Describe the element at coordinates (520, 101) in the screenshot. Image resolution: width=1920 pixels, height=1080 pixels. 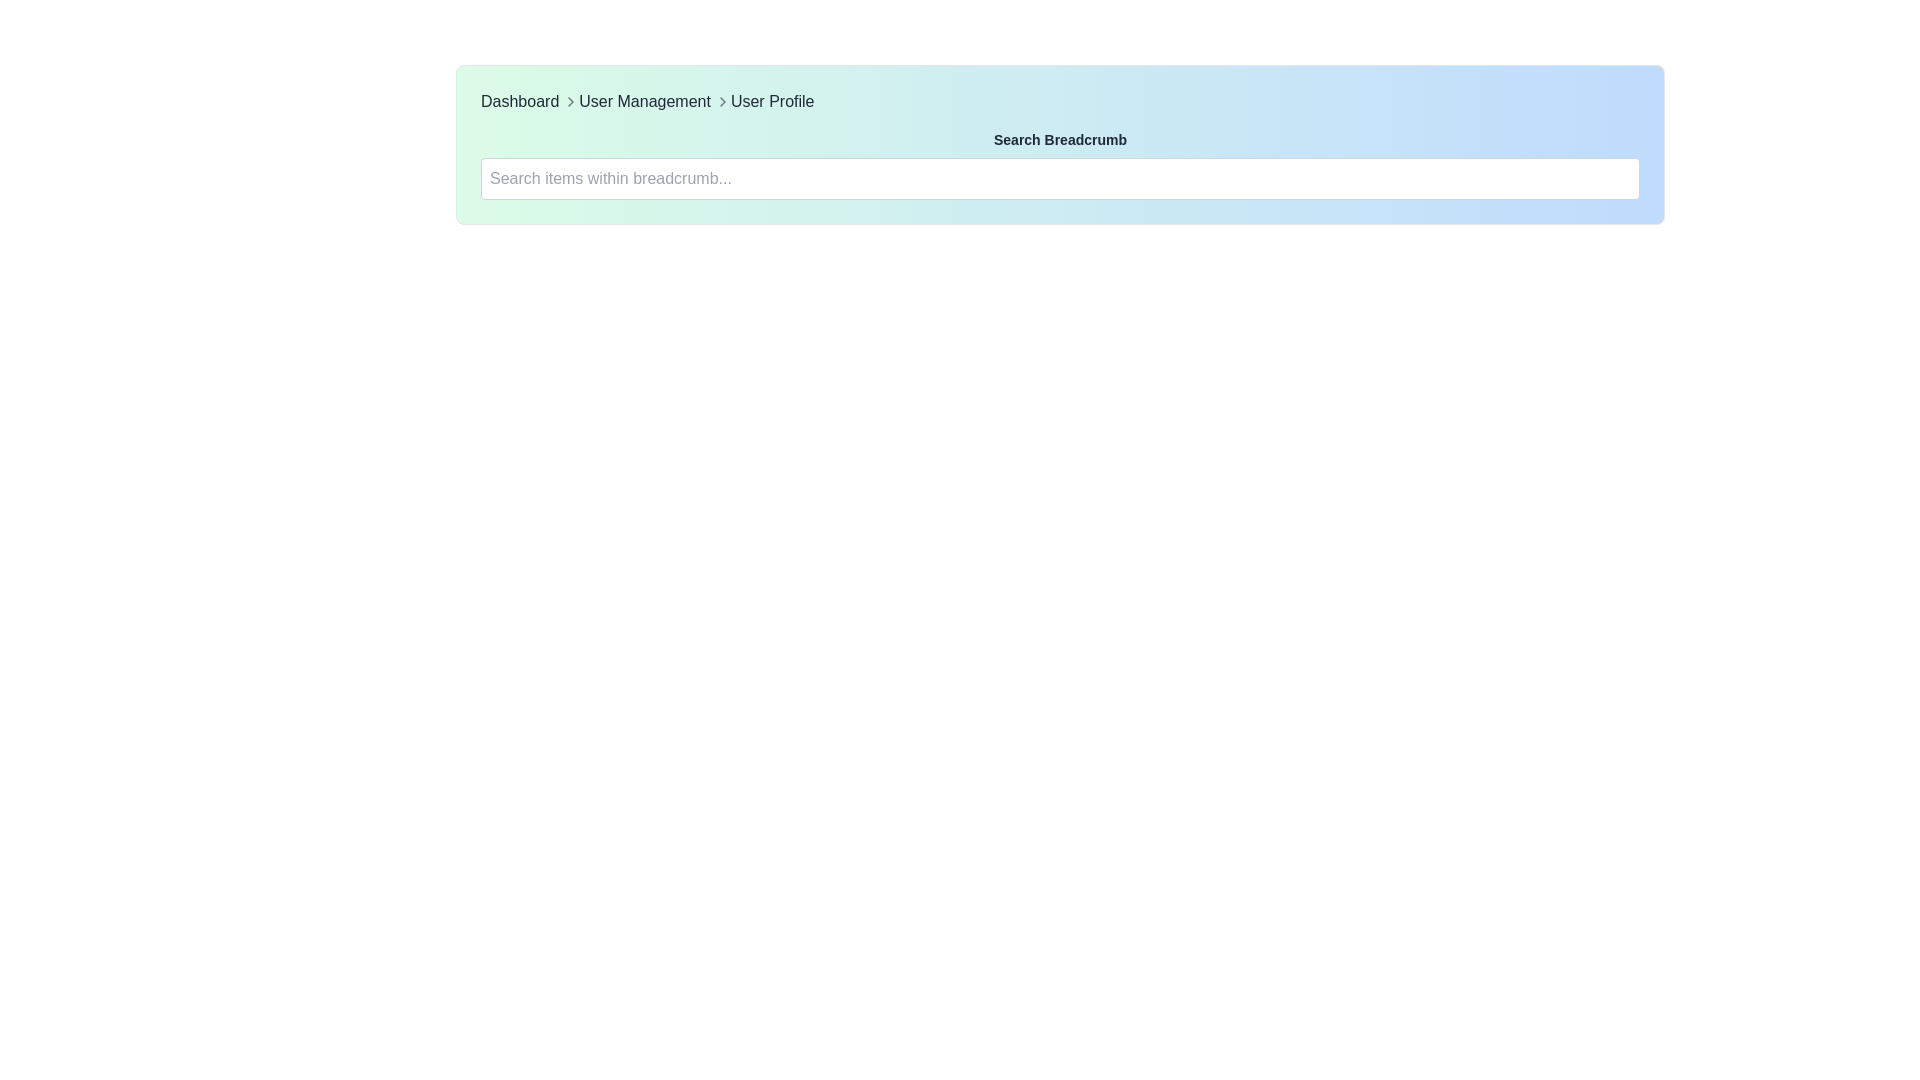
I see `the first hyperlink in the breadcrumb navigation bar` at that location.